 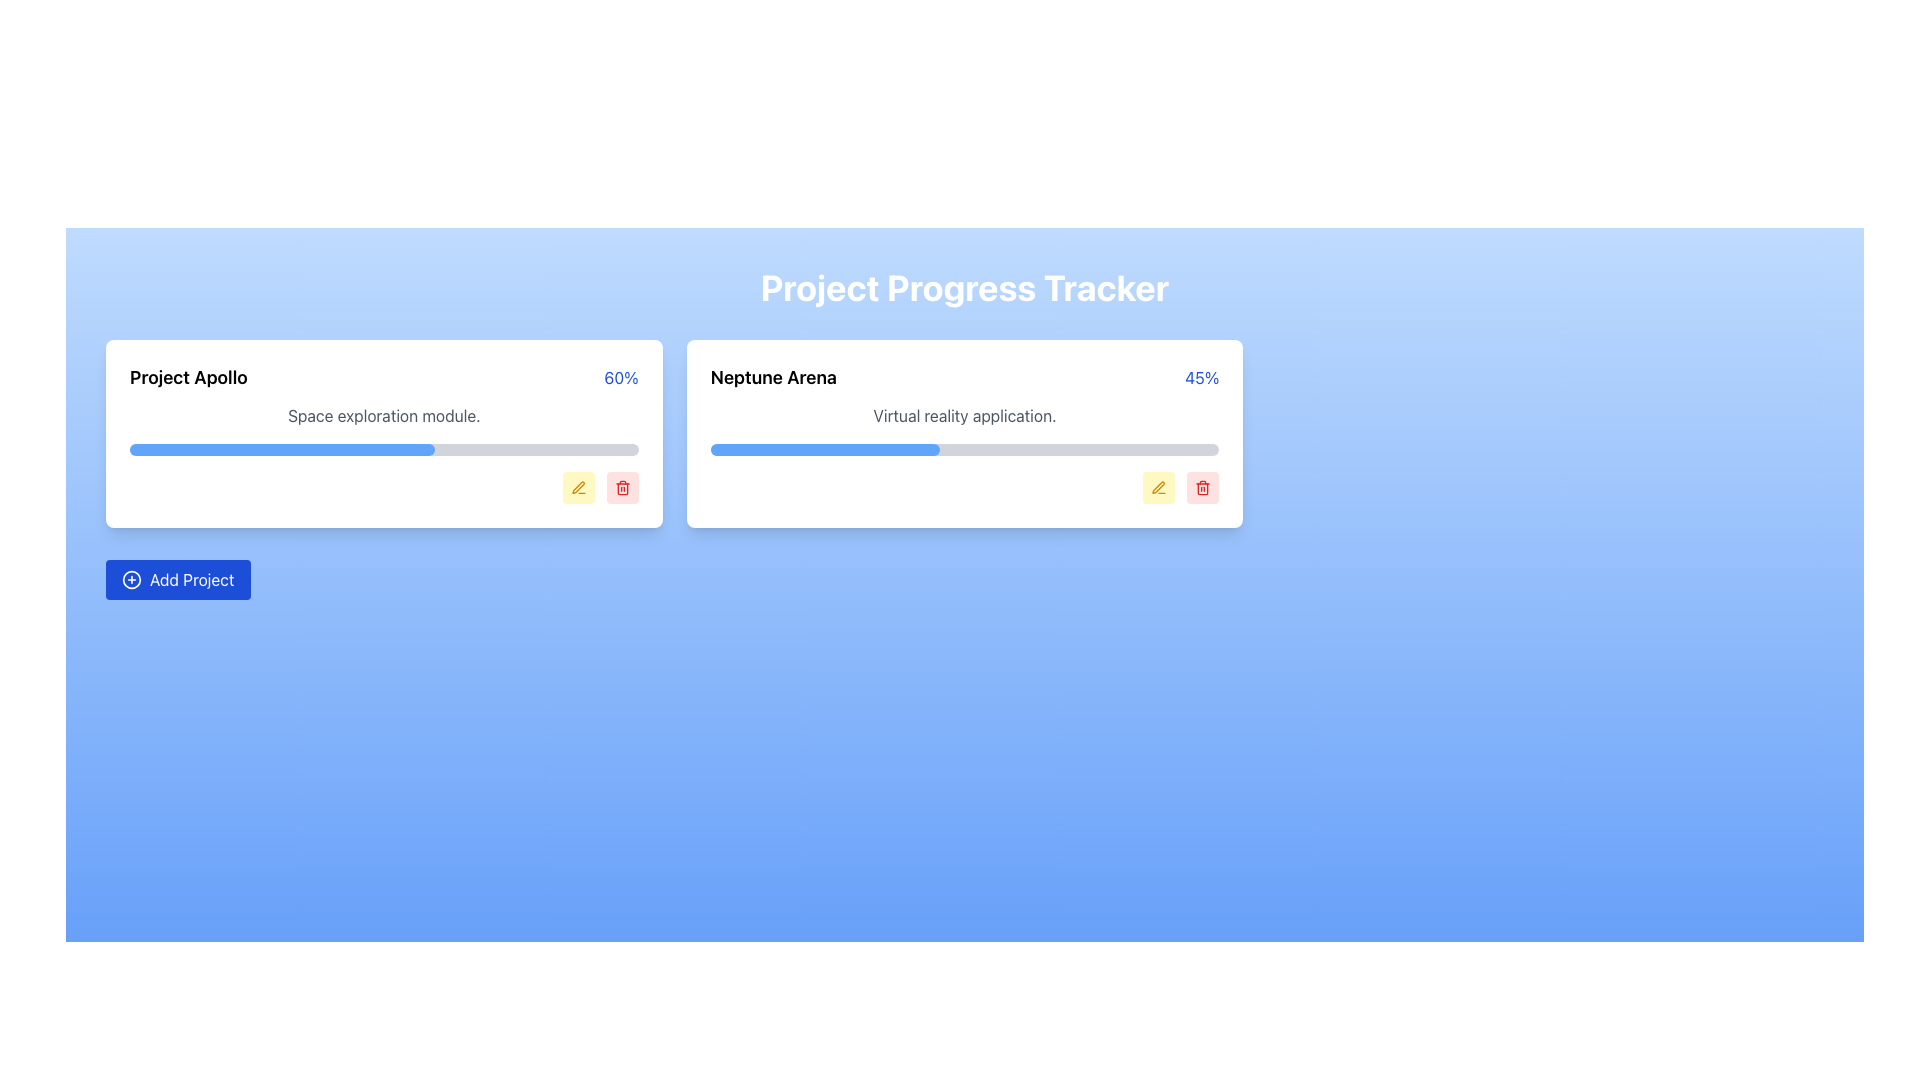 I want to click on the text label indicating a percentage value associated with the 'Neptune Arena' project to possibly trigger a tooltip, so click(x=1201, y=378).